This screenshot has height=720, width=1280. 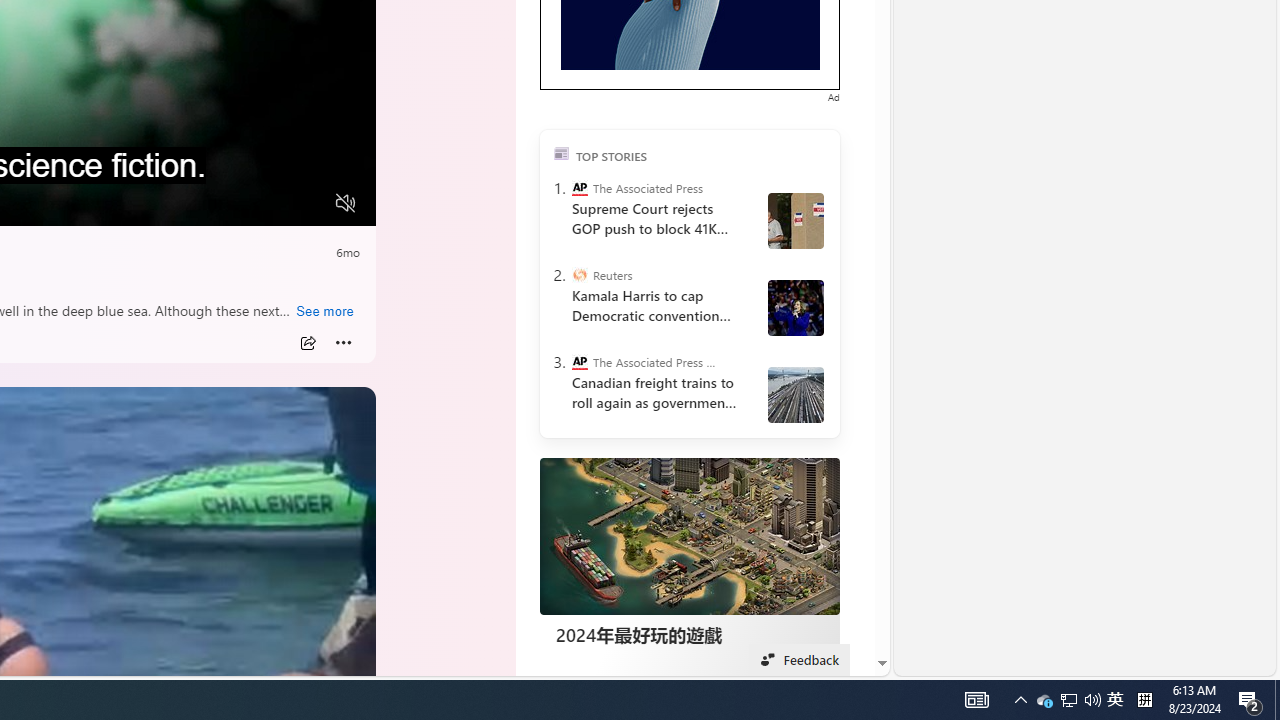 What do you see at coordinates (795, 395) in the screenshot?
I see `' Canada Railroads Unions'` at bounding box center [795, 395].